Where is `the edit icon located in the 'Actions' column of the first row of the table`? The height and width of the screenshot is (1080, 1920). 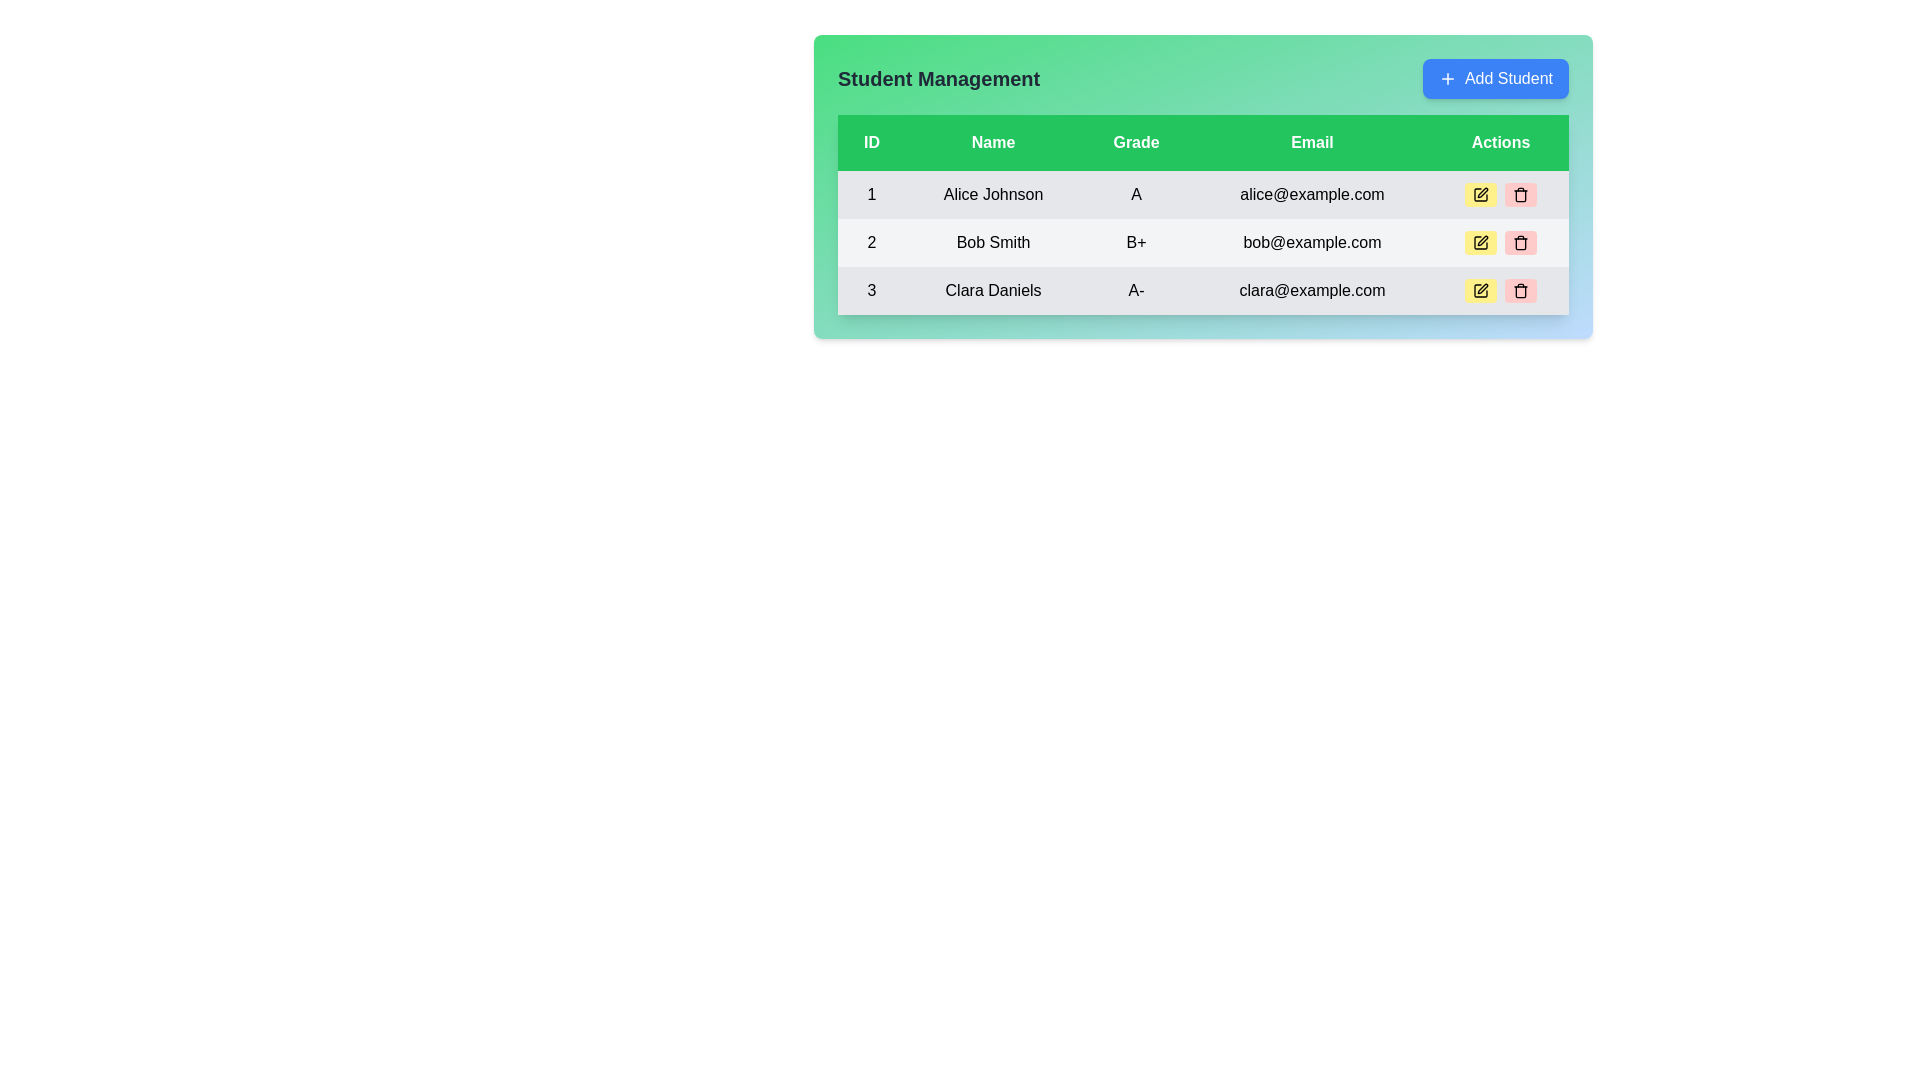 the edit icon located in the 'Actions' column of the first row of the table is located at coordinates (1480, 195).